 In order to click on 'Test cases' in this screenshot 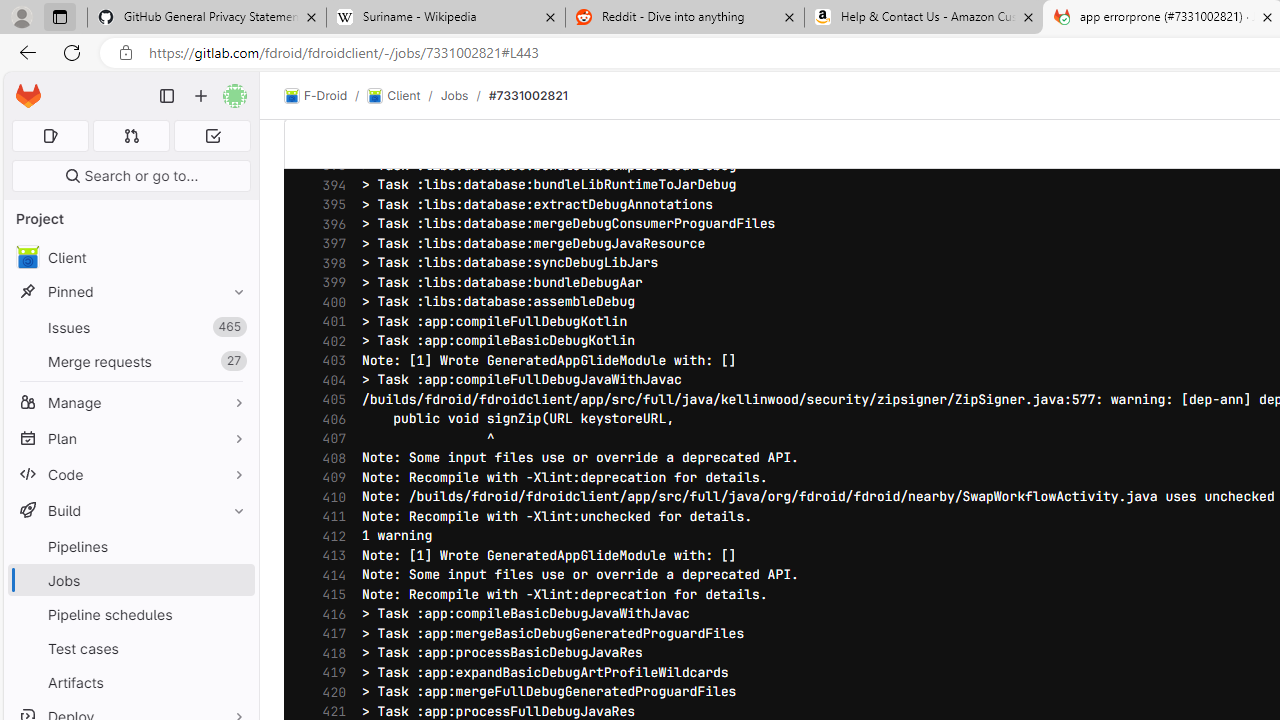, I will do `click(130, 648)`.